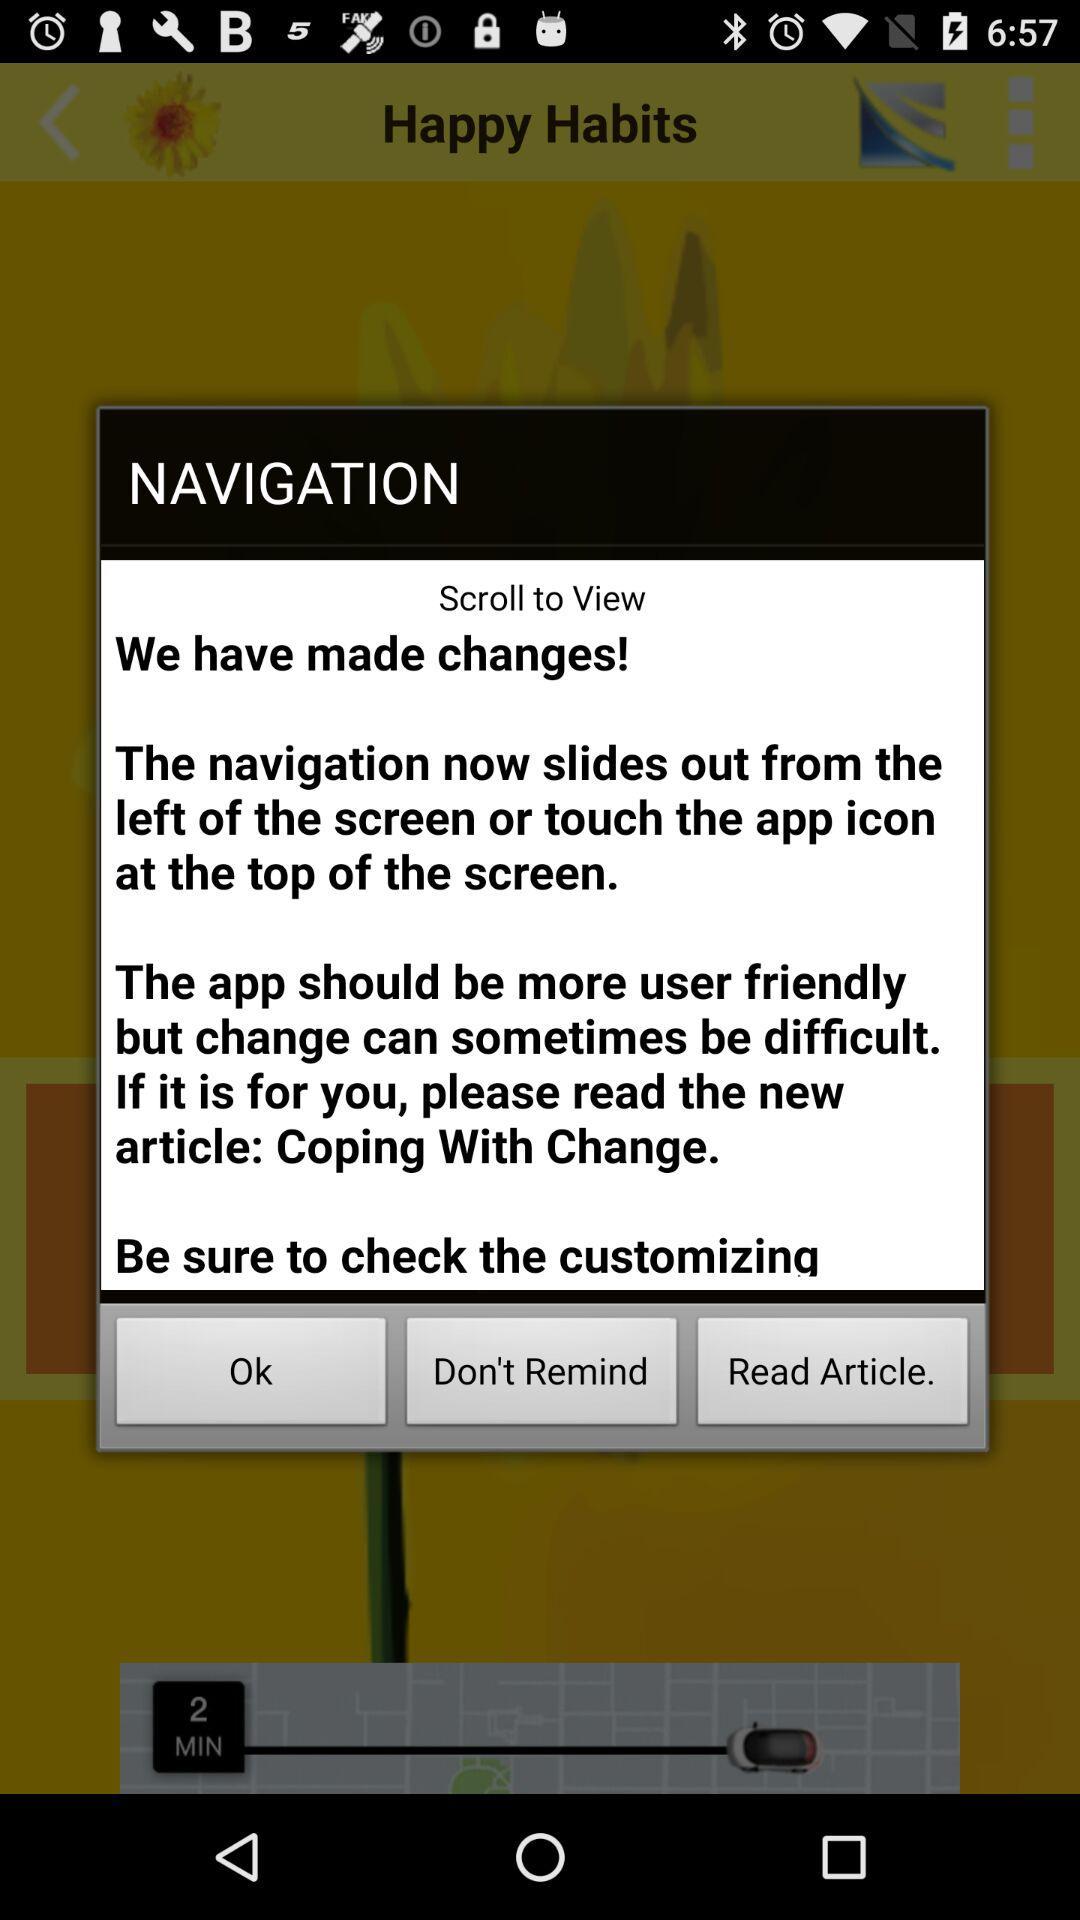  What do you see at coordinates (542, 1376) in the screenshot?
I see `the item to the right of ok item` at bounding box center [542, 1376].